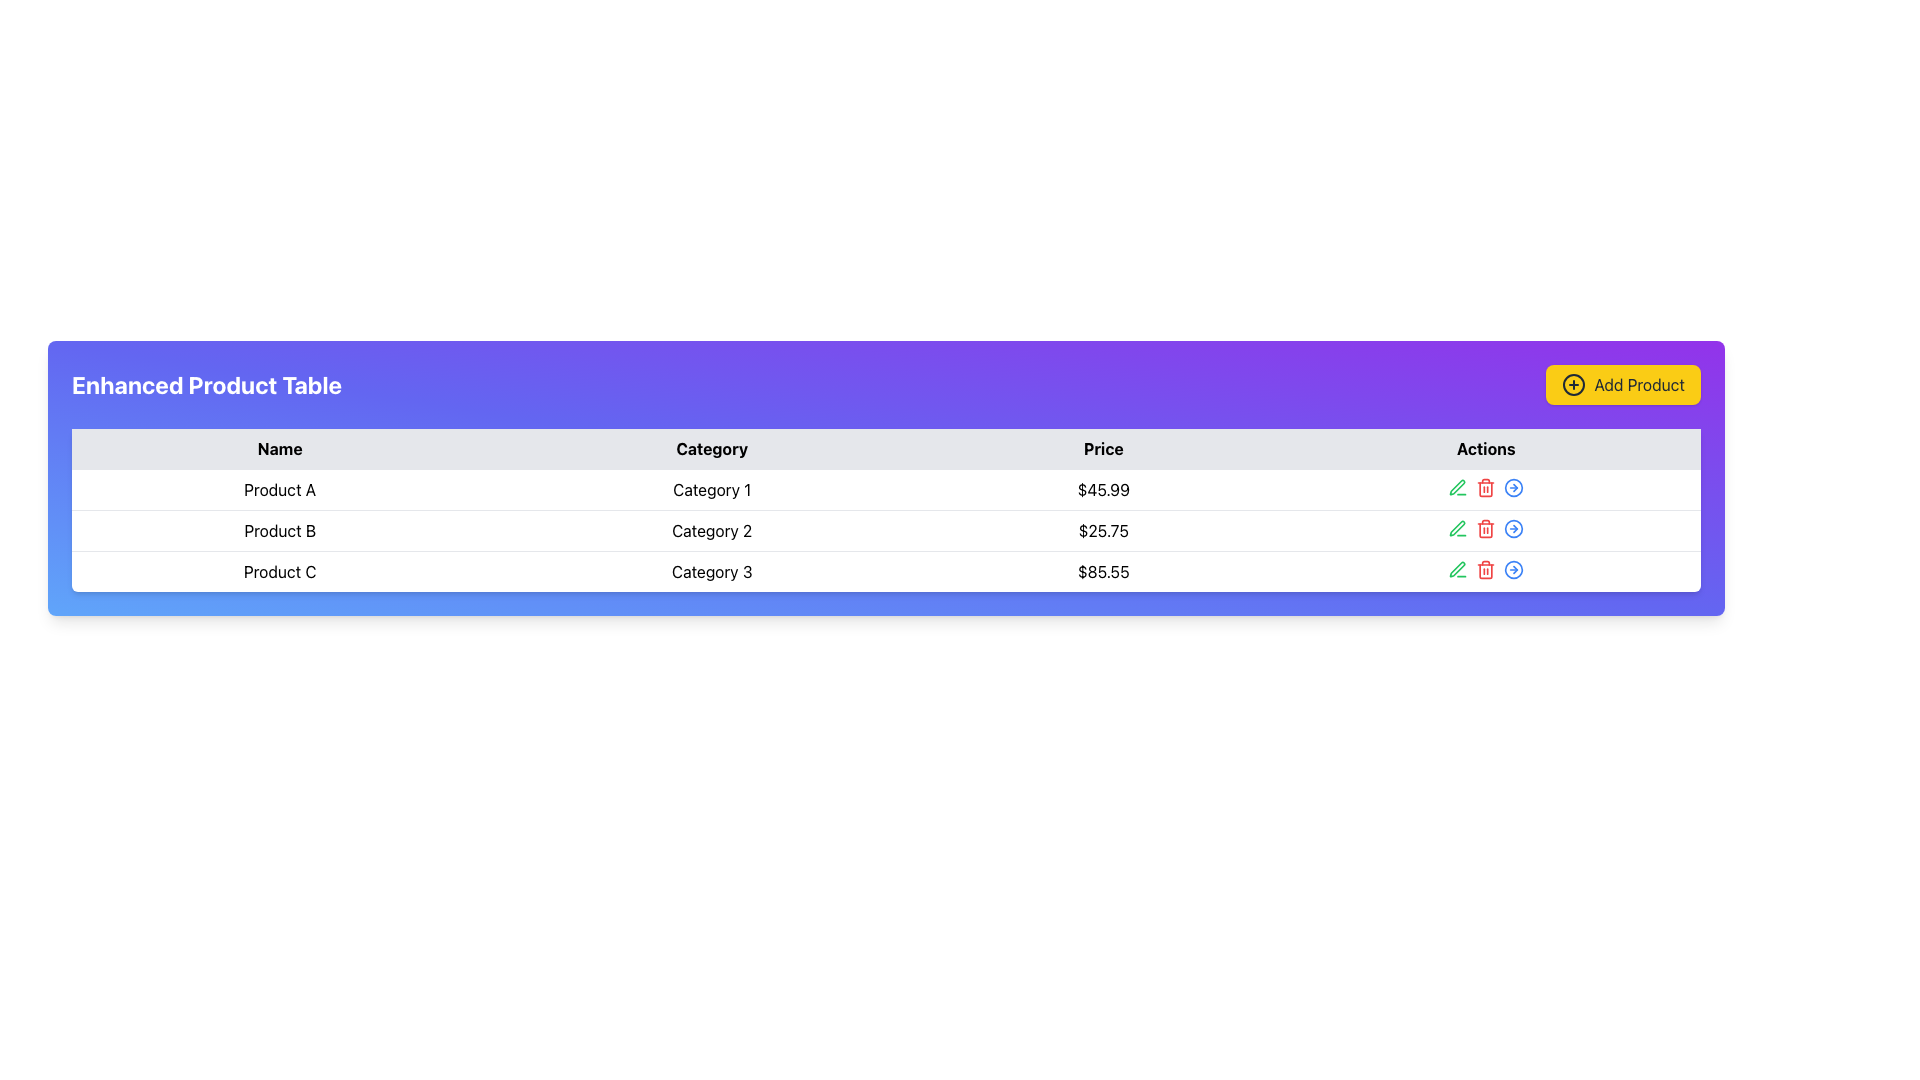 The width and height of the screenshot is (1920, 1080). I want to click on the delete icon in the 'Actions' column of the product table, so click(1486, 527).